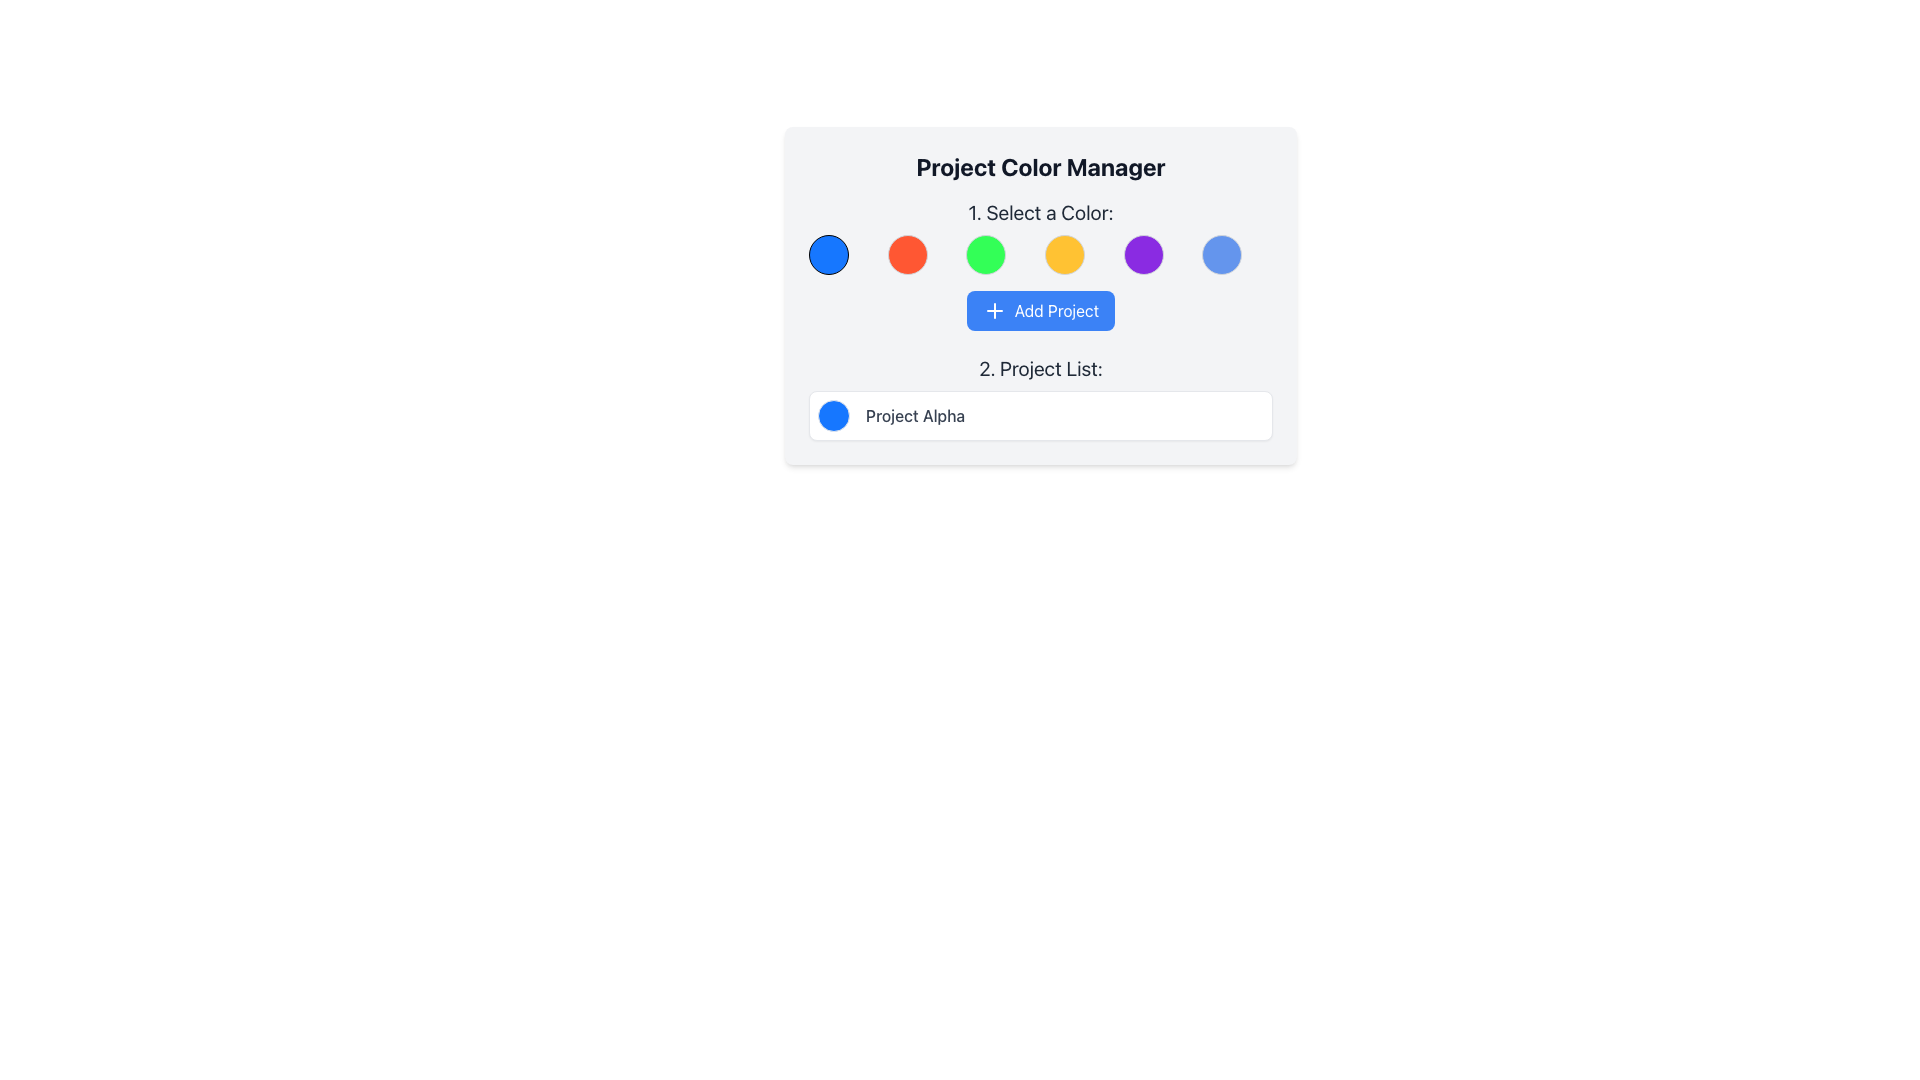 This screenshot has width=1920, height=1080. Describe the element at coordinates (1040, 212) in the screenshot. I see `the static text element that serves as a heading or instruction for selecting a color, located at the top of the content panel above the color options` at that location.